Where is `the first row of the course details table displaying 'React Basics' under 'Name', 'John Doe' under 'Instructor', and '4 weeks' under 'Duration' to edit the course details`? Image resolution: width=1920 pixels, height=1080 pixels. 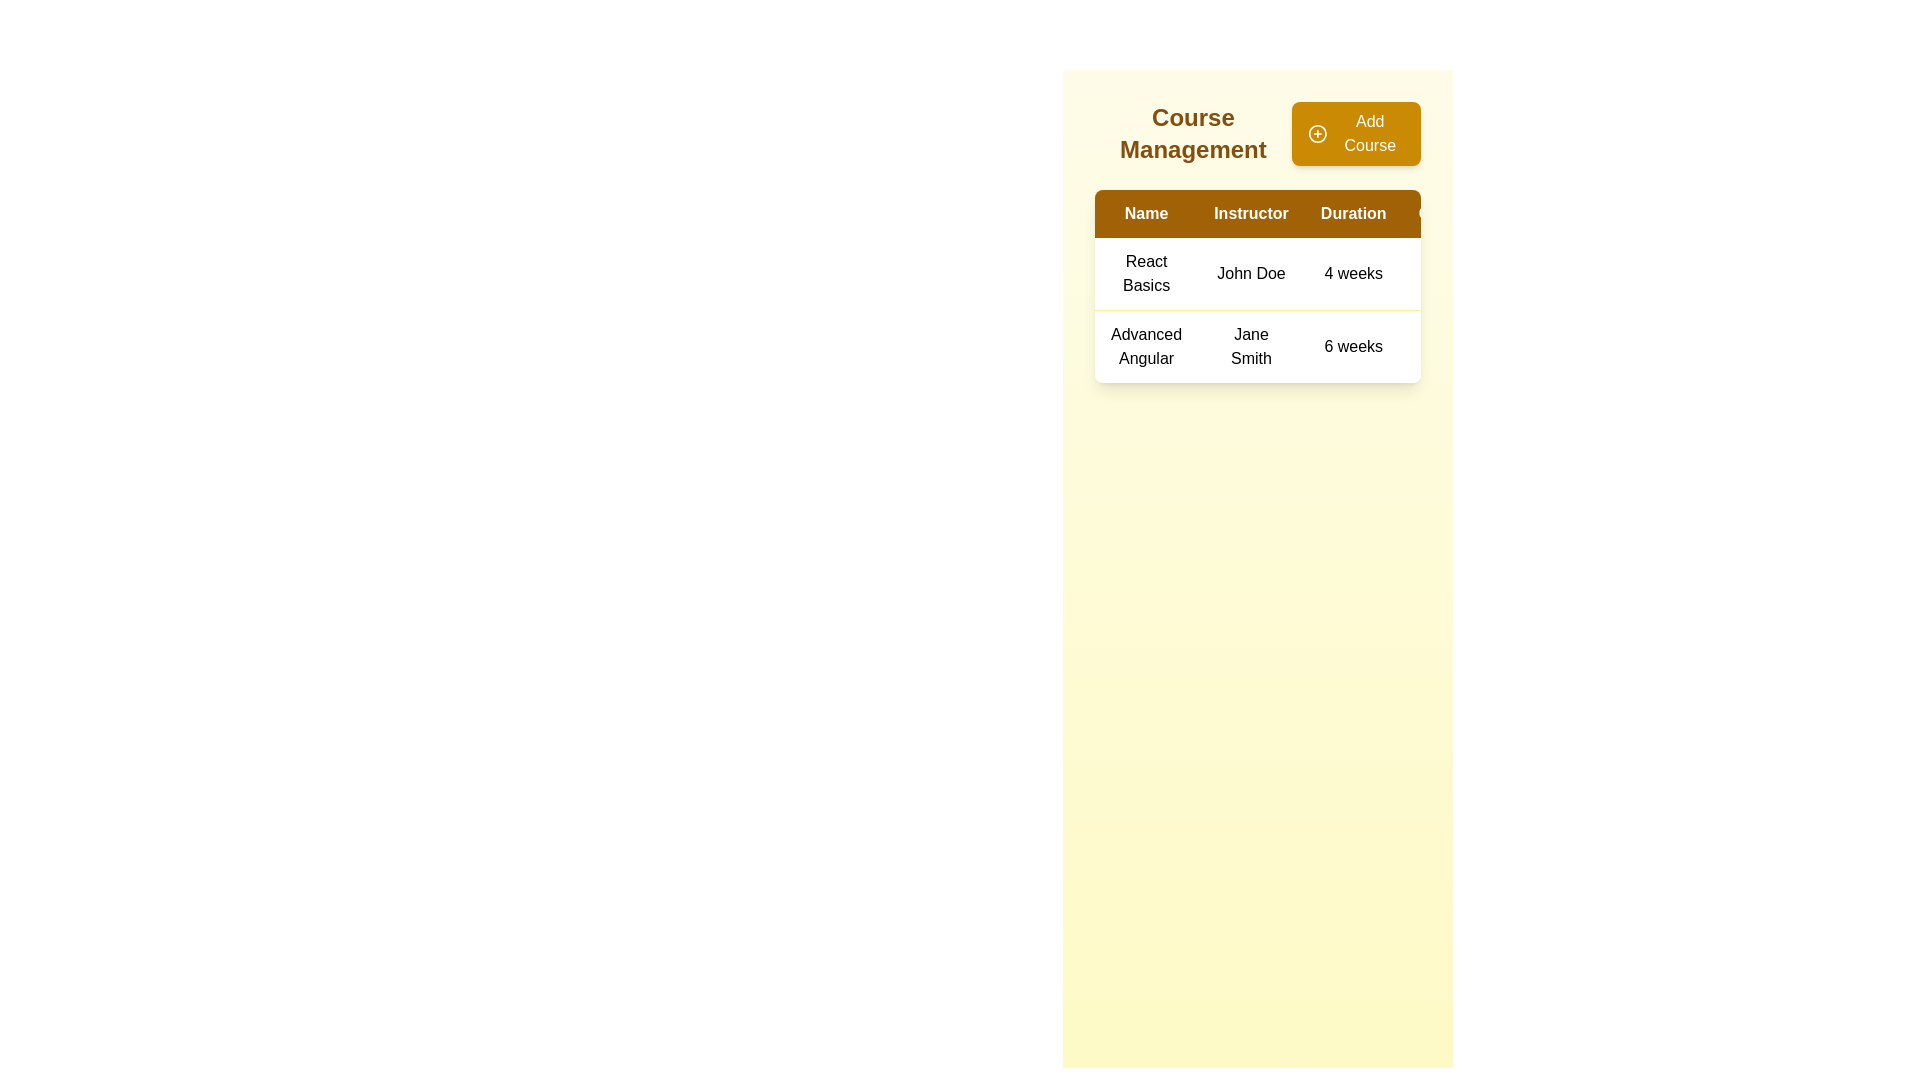
the first row of the course details table displaying 'React Basics' under 'Name', 'John Doe' under 'Instructor', and '4 weeks' under 'Duration' to edit the course details is located at coordinates (1343, 274).